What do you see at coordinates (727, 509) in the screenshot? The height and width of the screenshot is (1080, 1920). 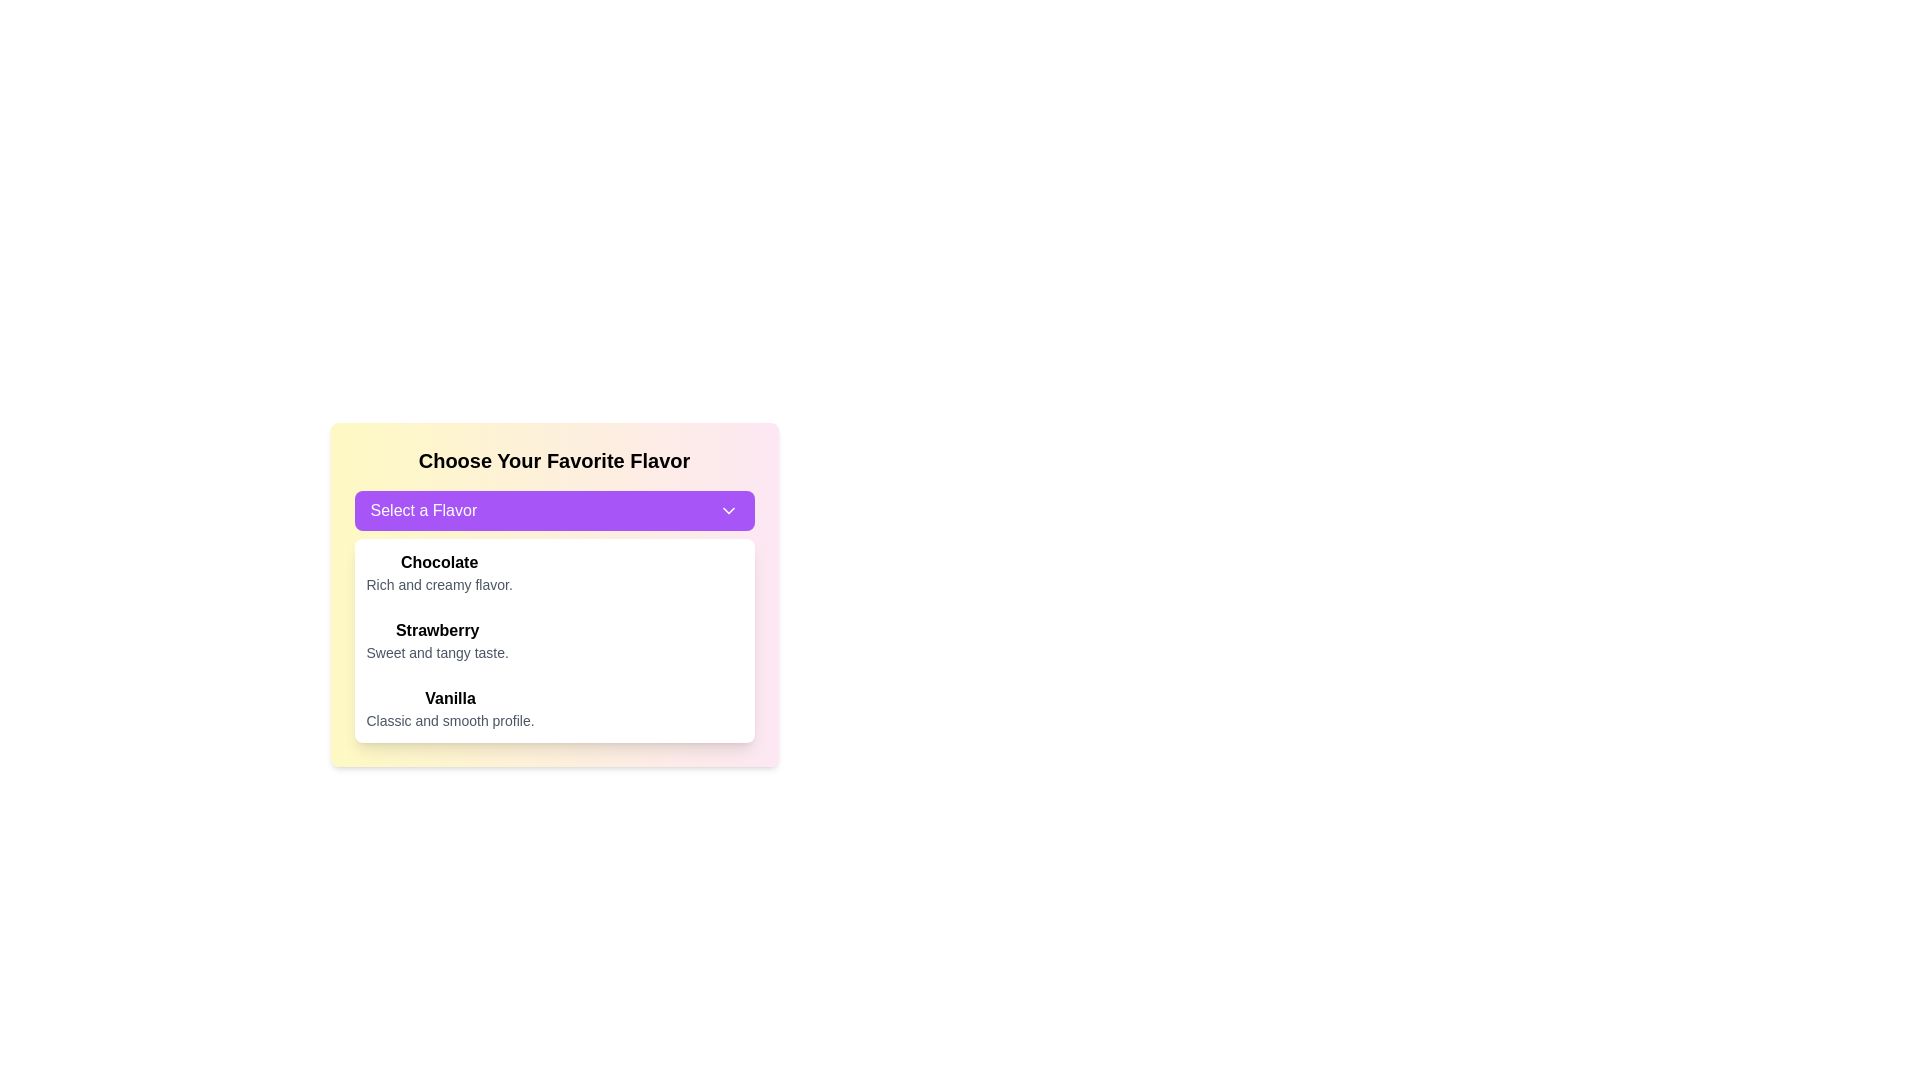 I see `the dropdown indicator icon located at the right end of the 'Select a Flavor' dropdown button` at bounding box center [727, 509].